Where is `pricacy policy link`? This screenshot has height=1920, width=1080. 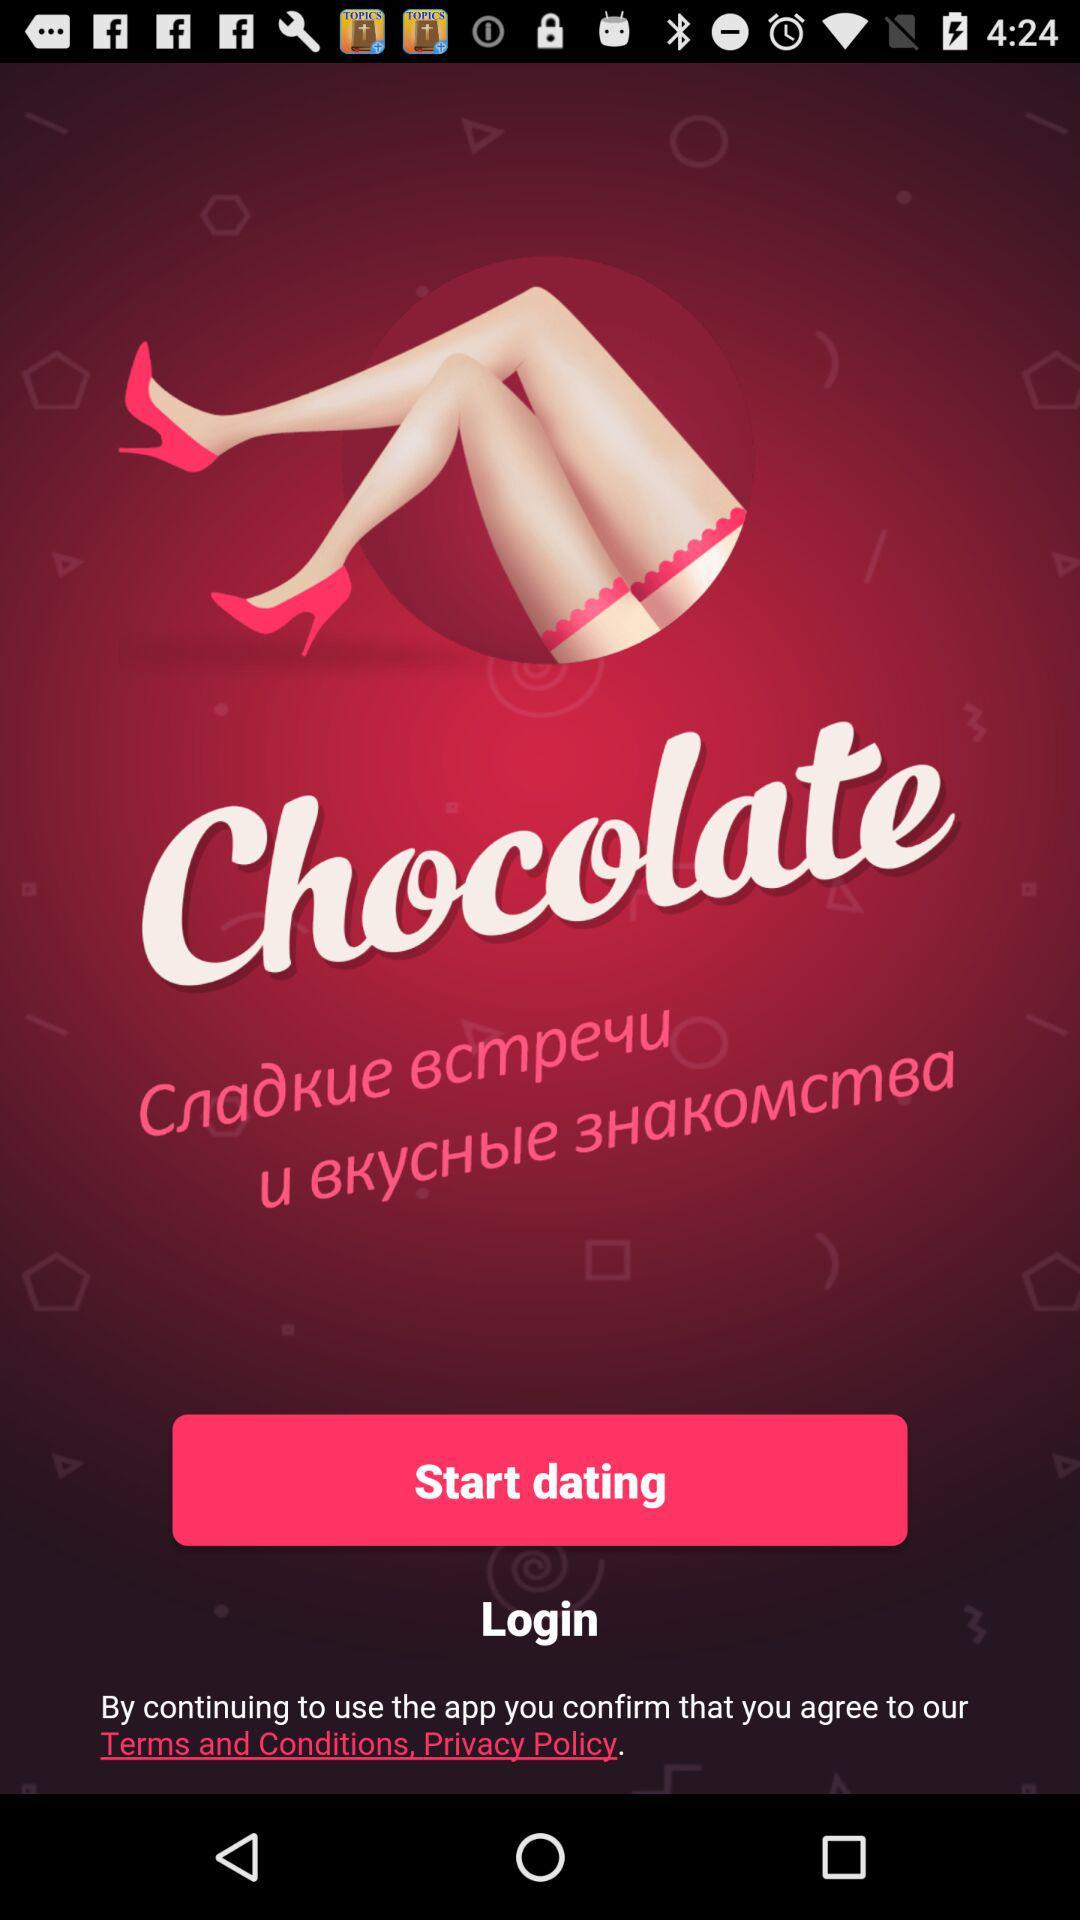
pricacy policy link is located at coordinates (540, 1730).